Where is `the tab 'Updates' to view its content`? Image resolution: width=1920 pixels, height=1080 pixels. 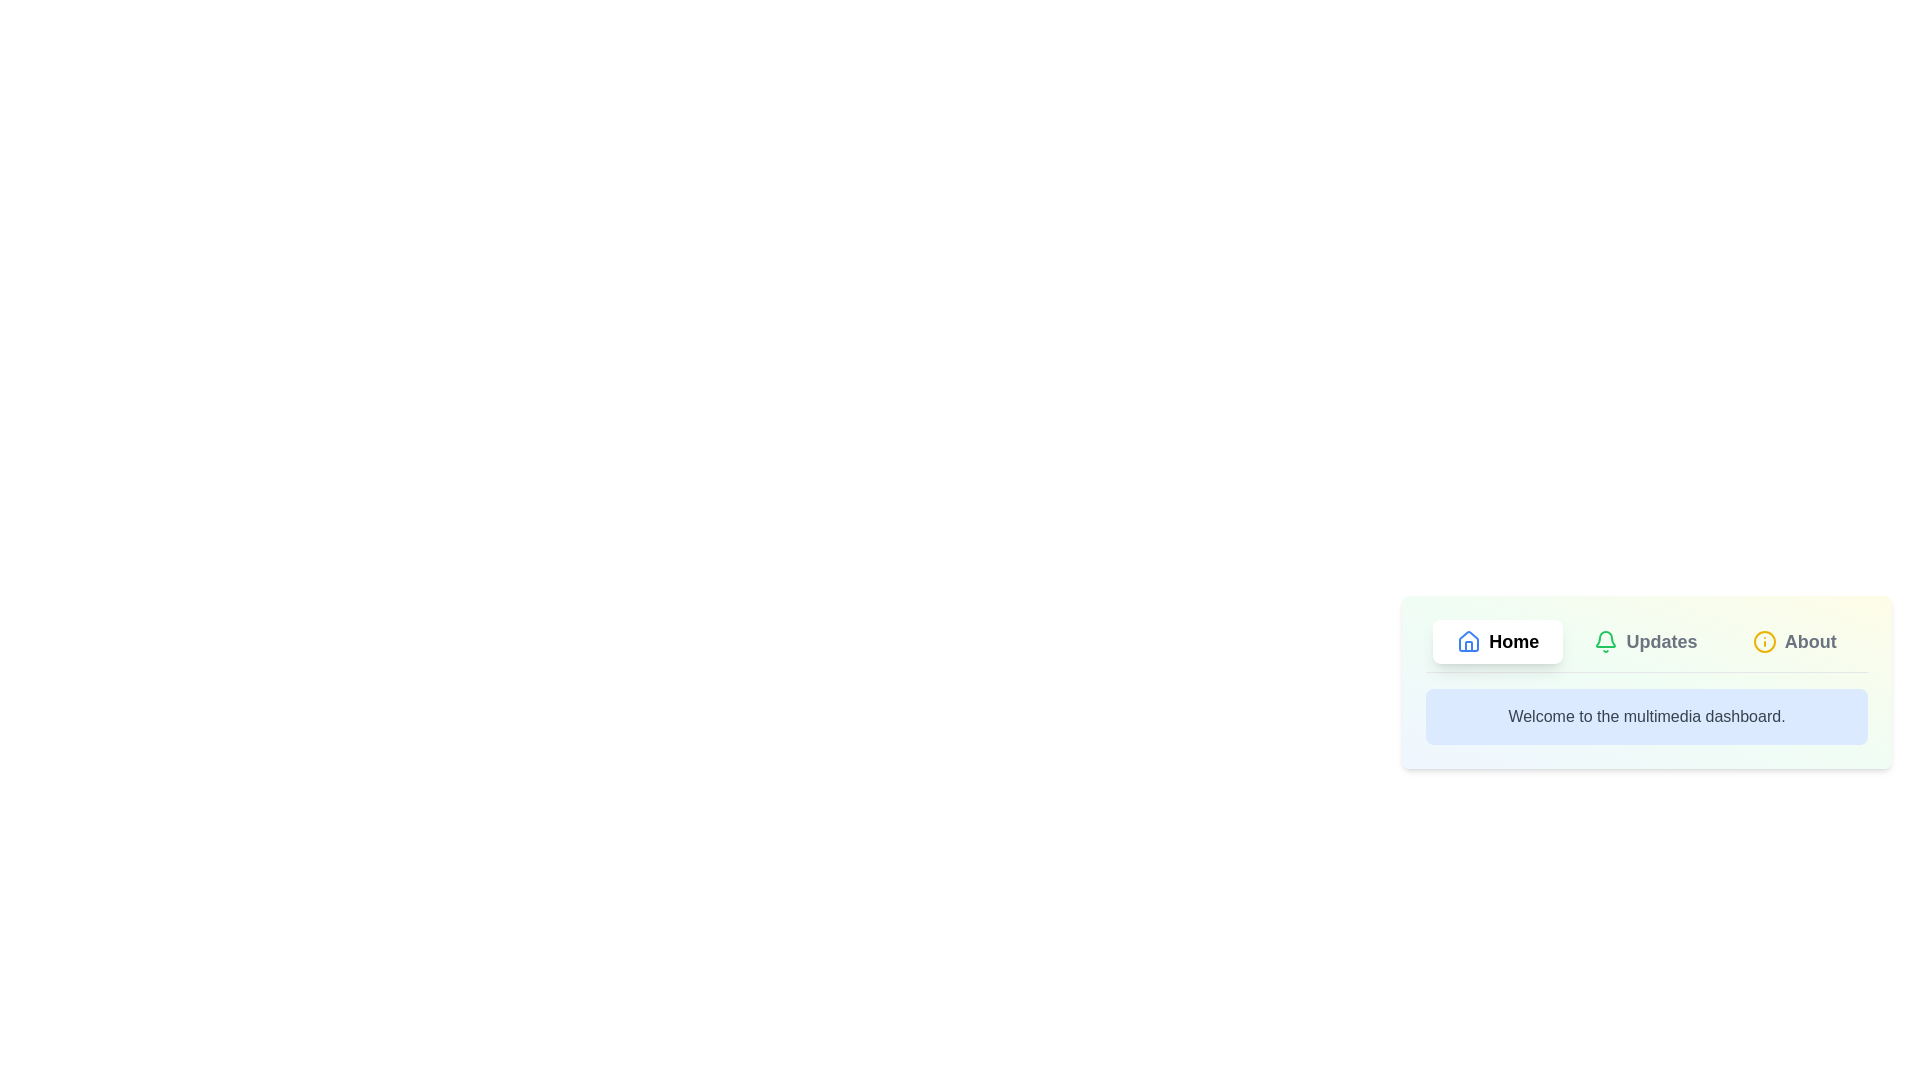 the tab 'Updates' to view its content is located at coordinates (1646, 641).